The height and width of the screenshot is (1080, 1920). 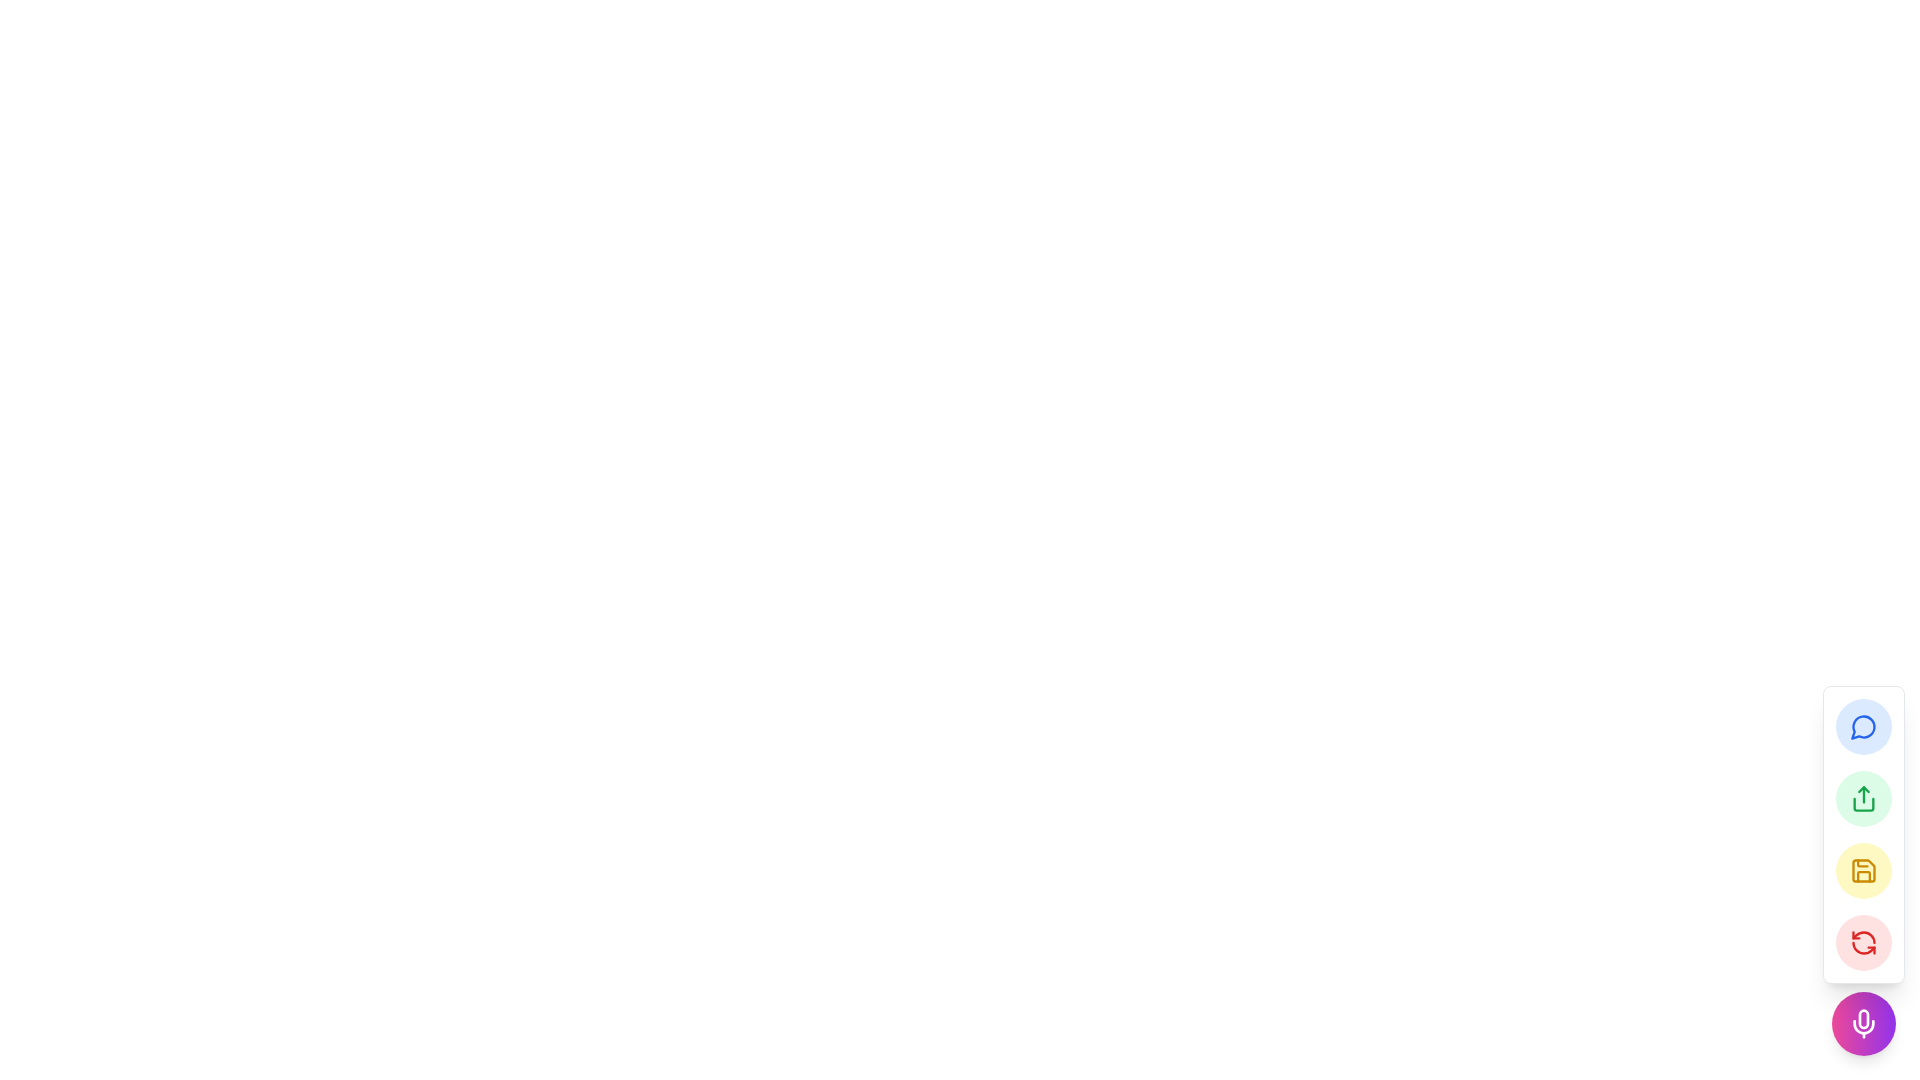 I want to click on the microphone icon button located at the bottom-right corner of the interface, so click(x=1862, y=1023).